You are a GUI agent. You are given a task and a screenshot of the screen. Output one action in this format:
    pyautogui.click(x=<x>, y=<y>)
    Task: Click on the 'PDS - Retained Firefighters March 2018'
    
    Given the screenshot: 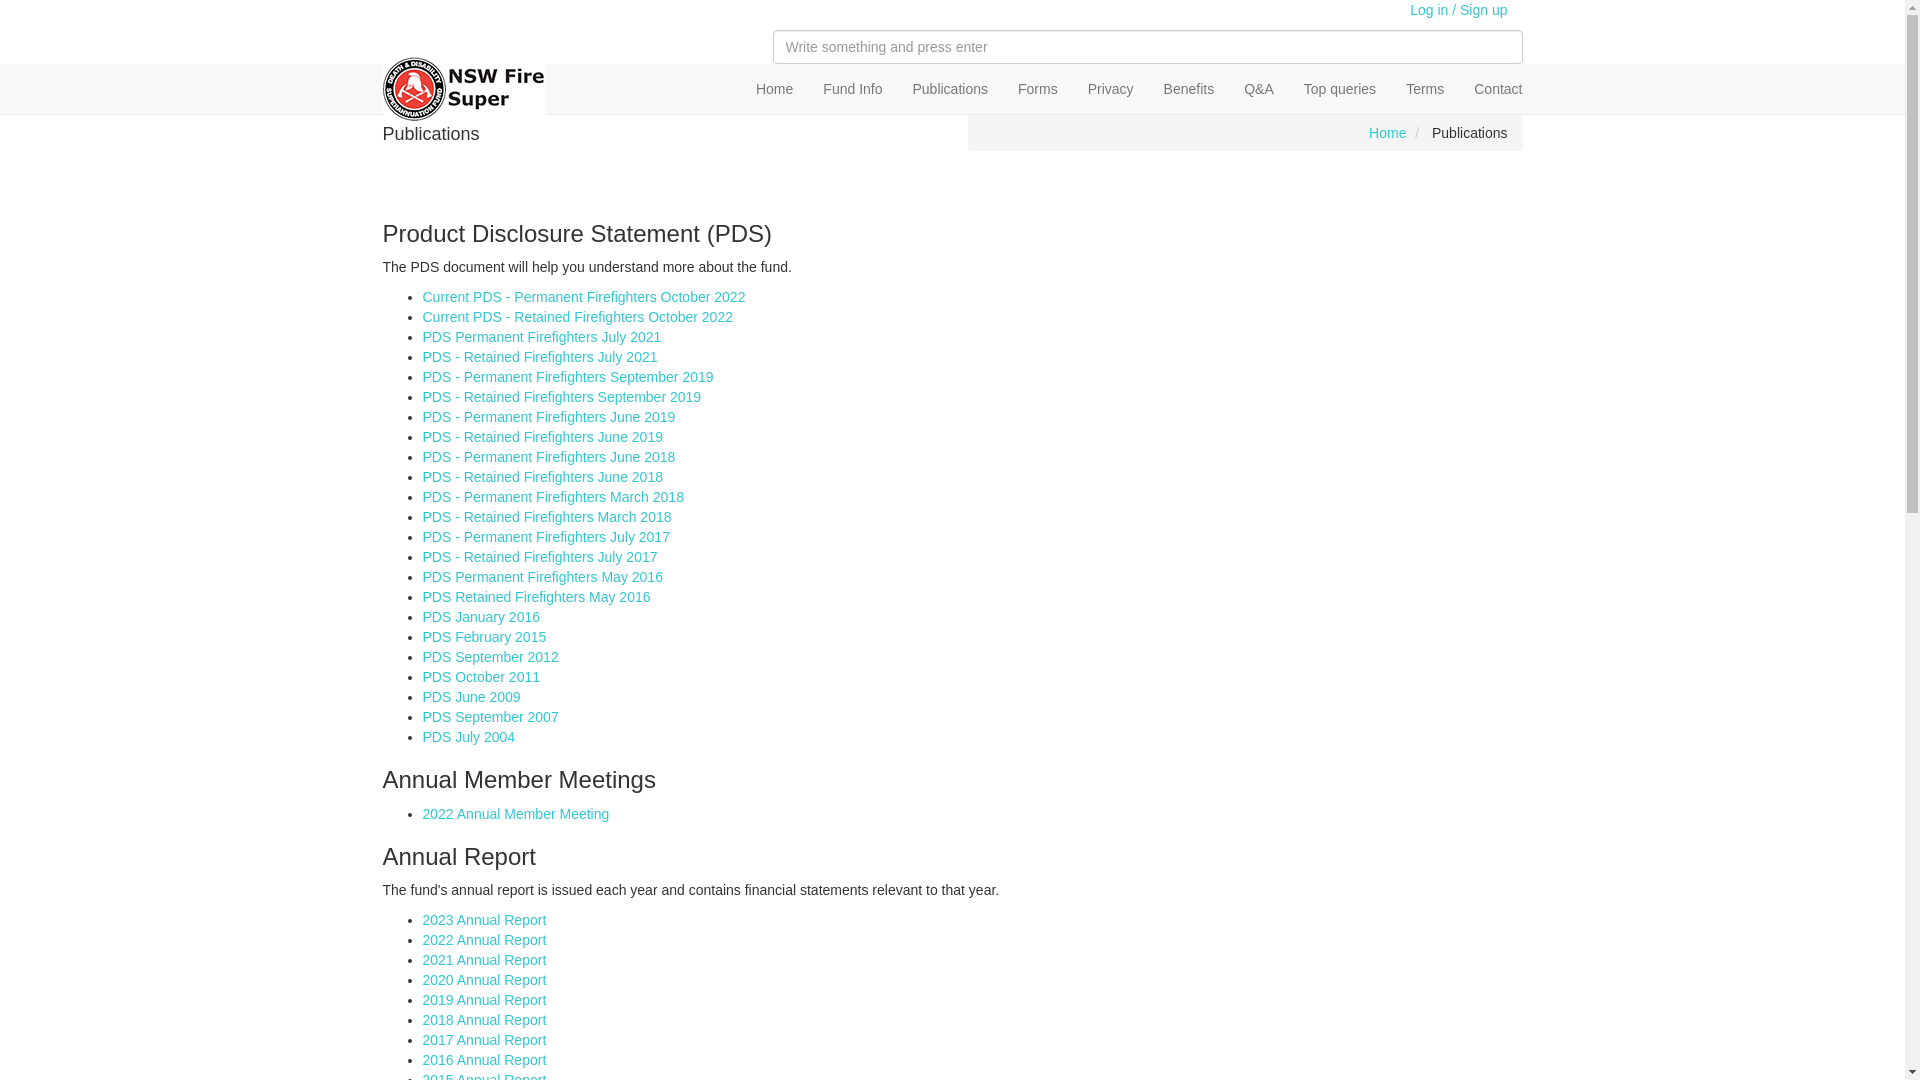 What is the action you would take?
    pyautogui.click(x=421, y=515)
    